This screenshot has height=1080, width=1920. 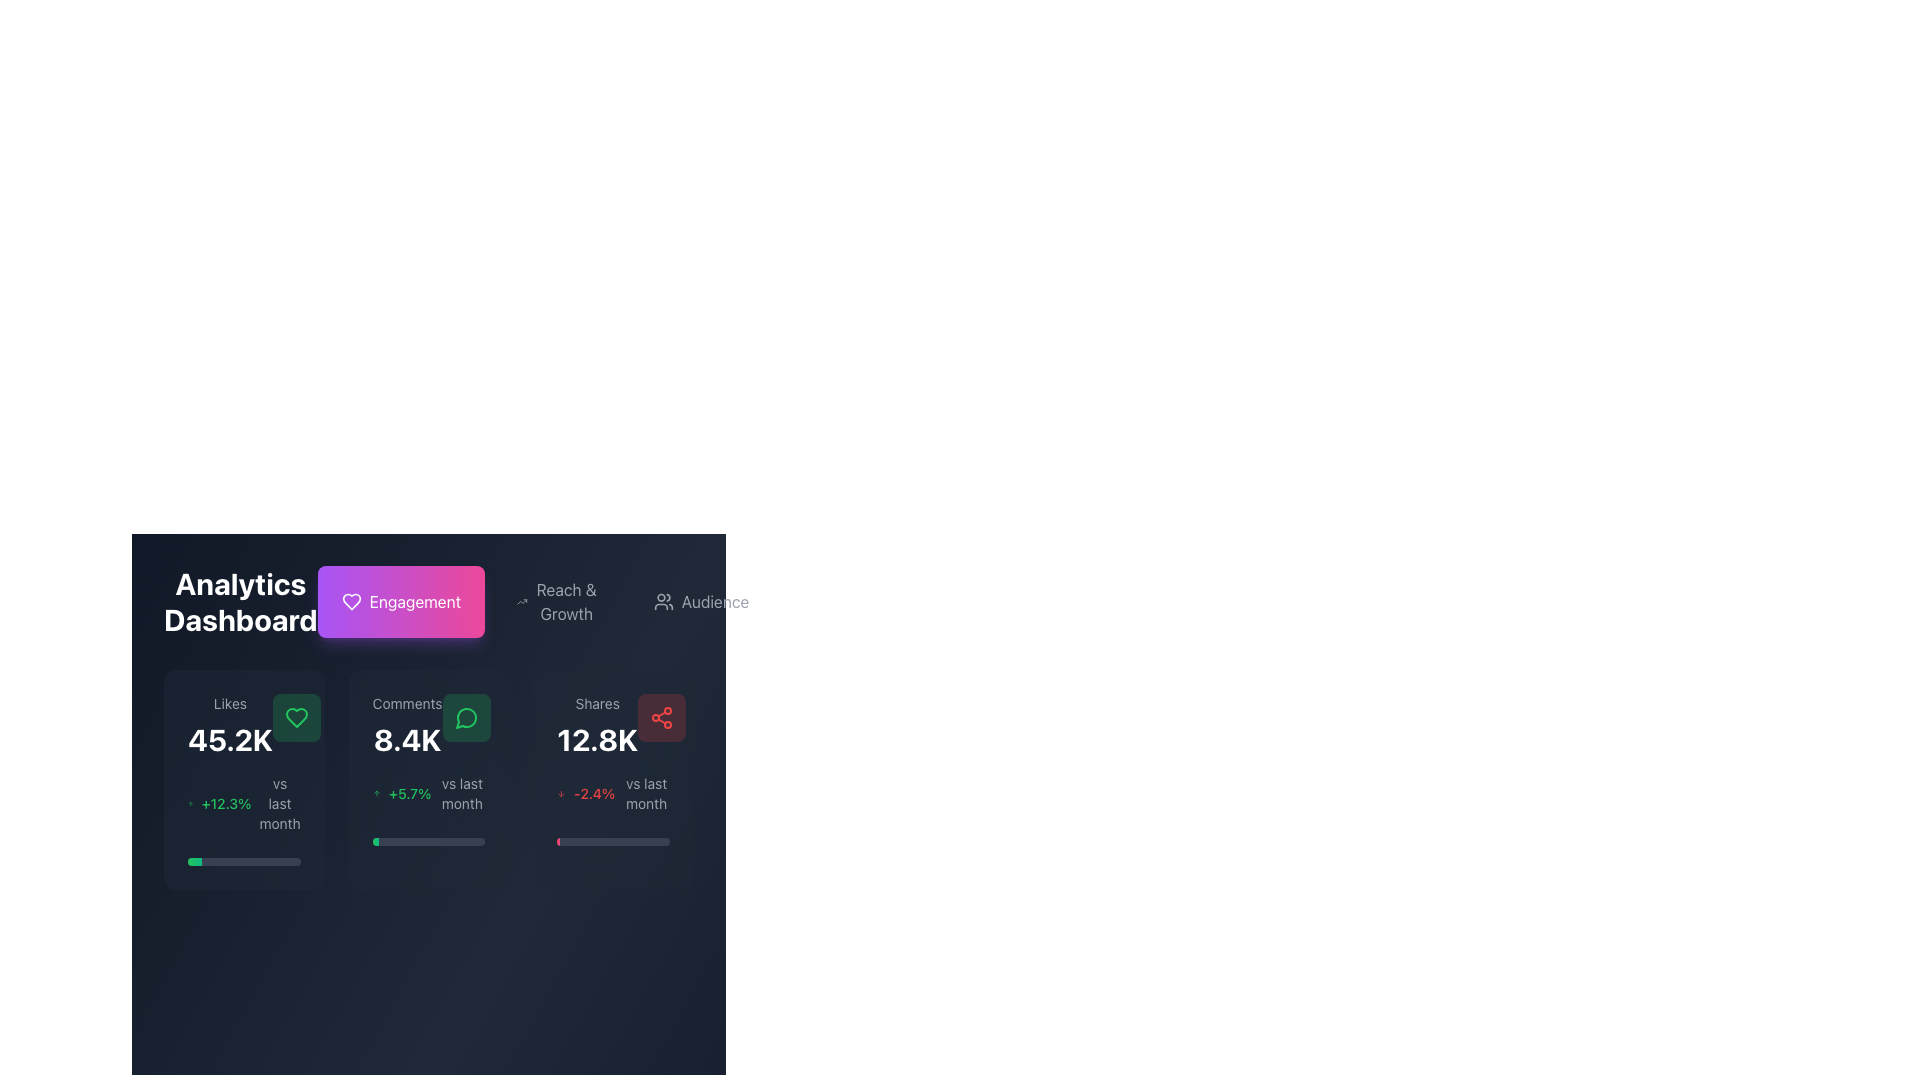 I want to click on the Text label displaying the percentage growth figure (+12.3%) for Likes, located in the analytics dashboard, so click(x=226, y=802).